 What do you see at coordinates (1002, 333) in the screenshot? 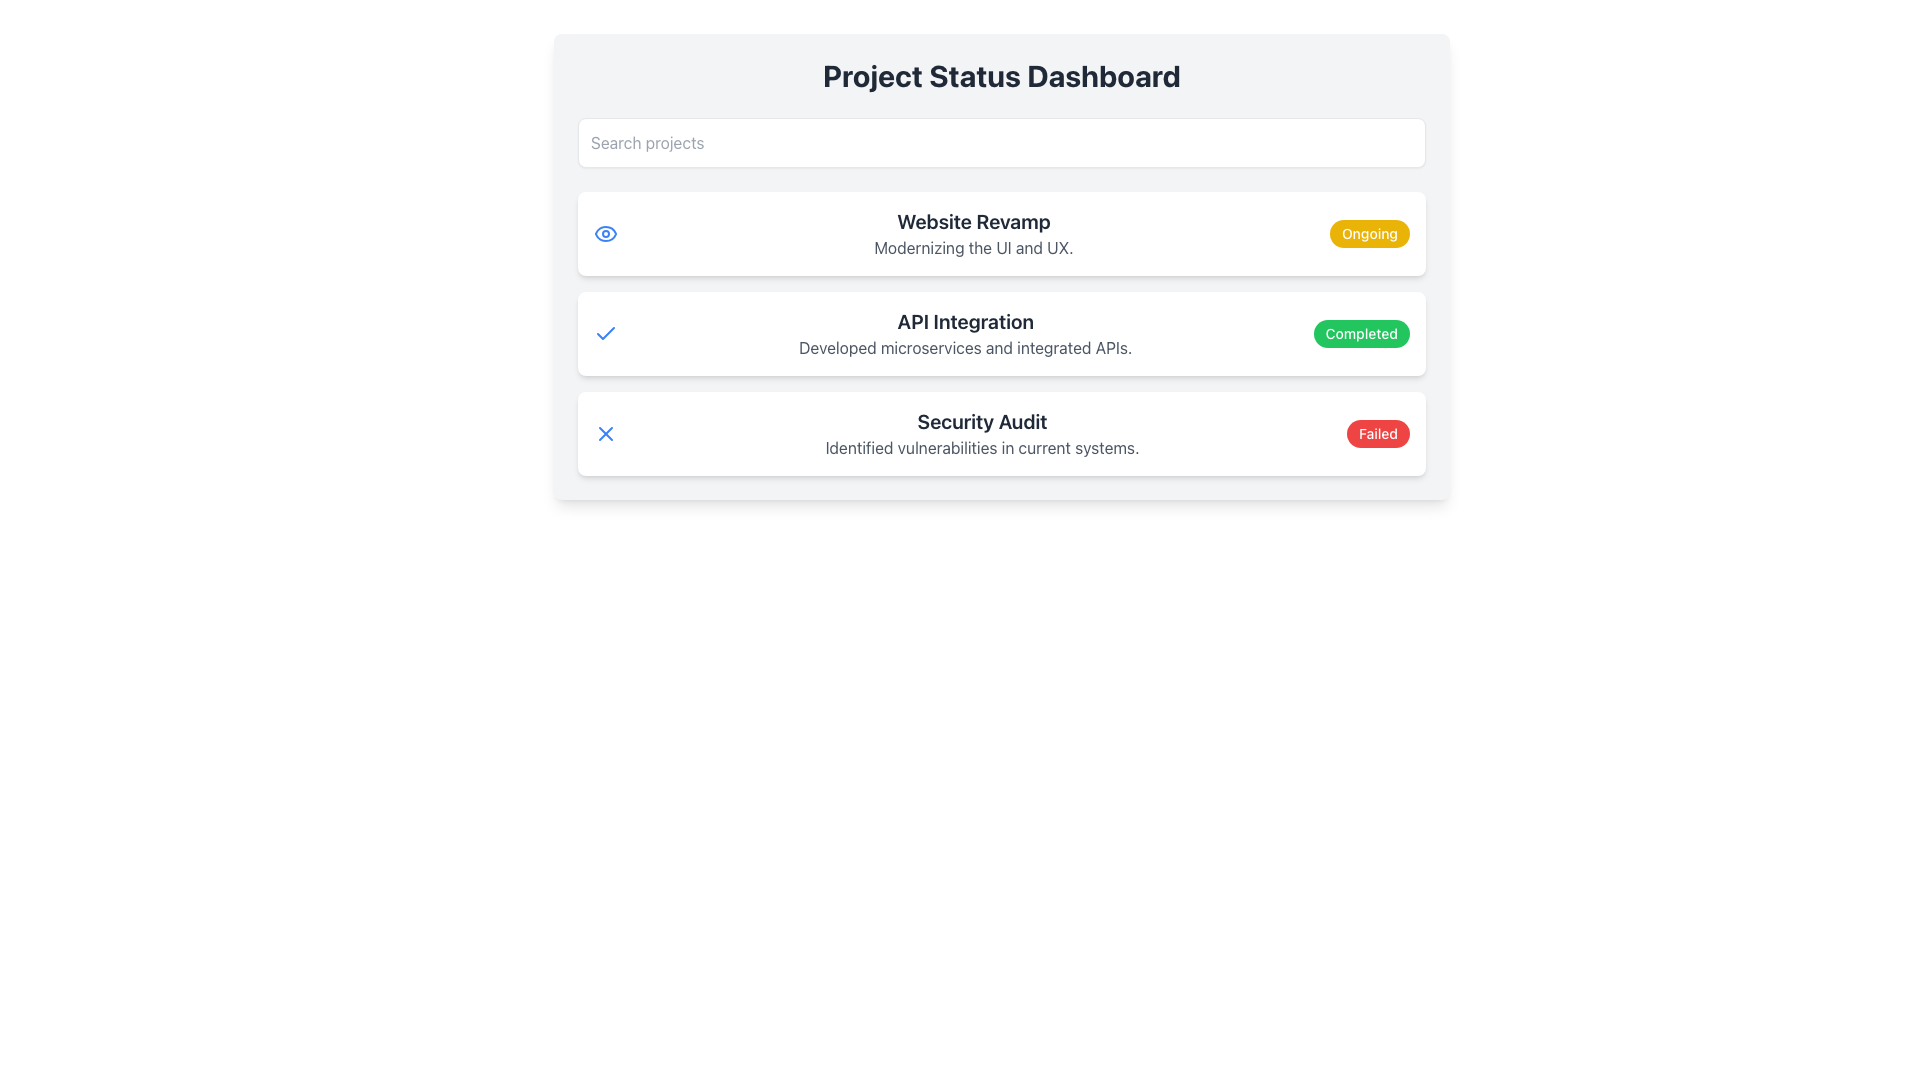
I see `the 'API Integration' text in the Item summary block` at bounding box center [1002, 333].